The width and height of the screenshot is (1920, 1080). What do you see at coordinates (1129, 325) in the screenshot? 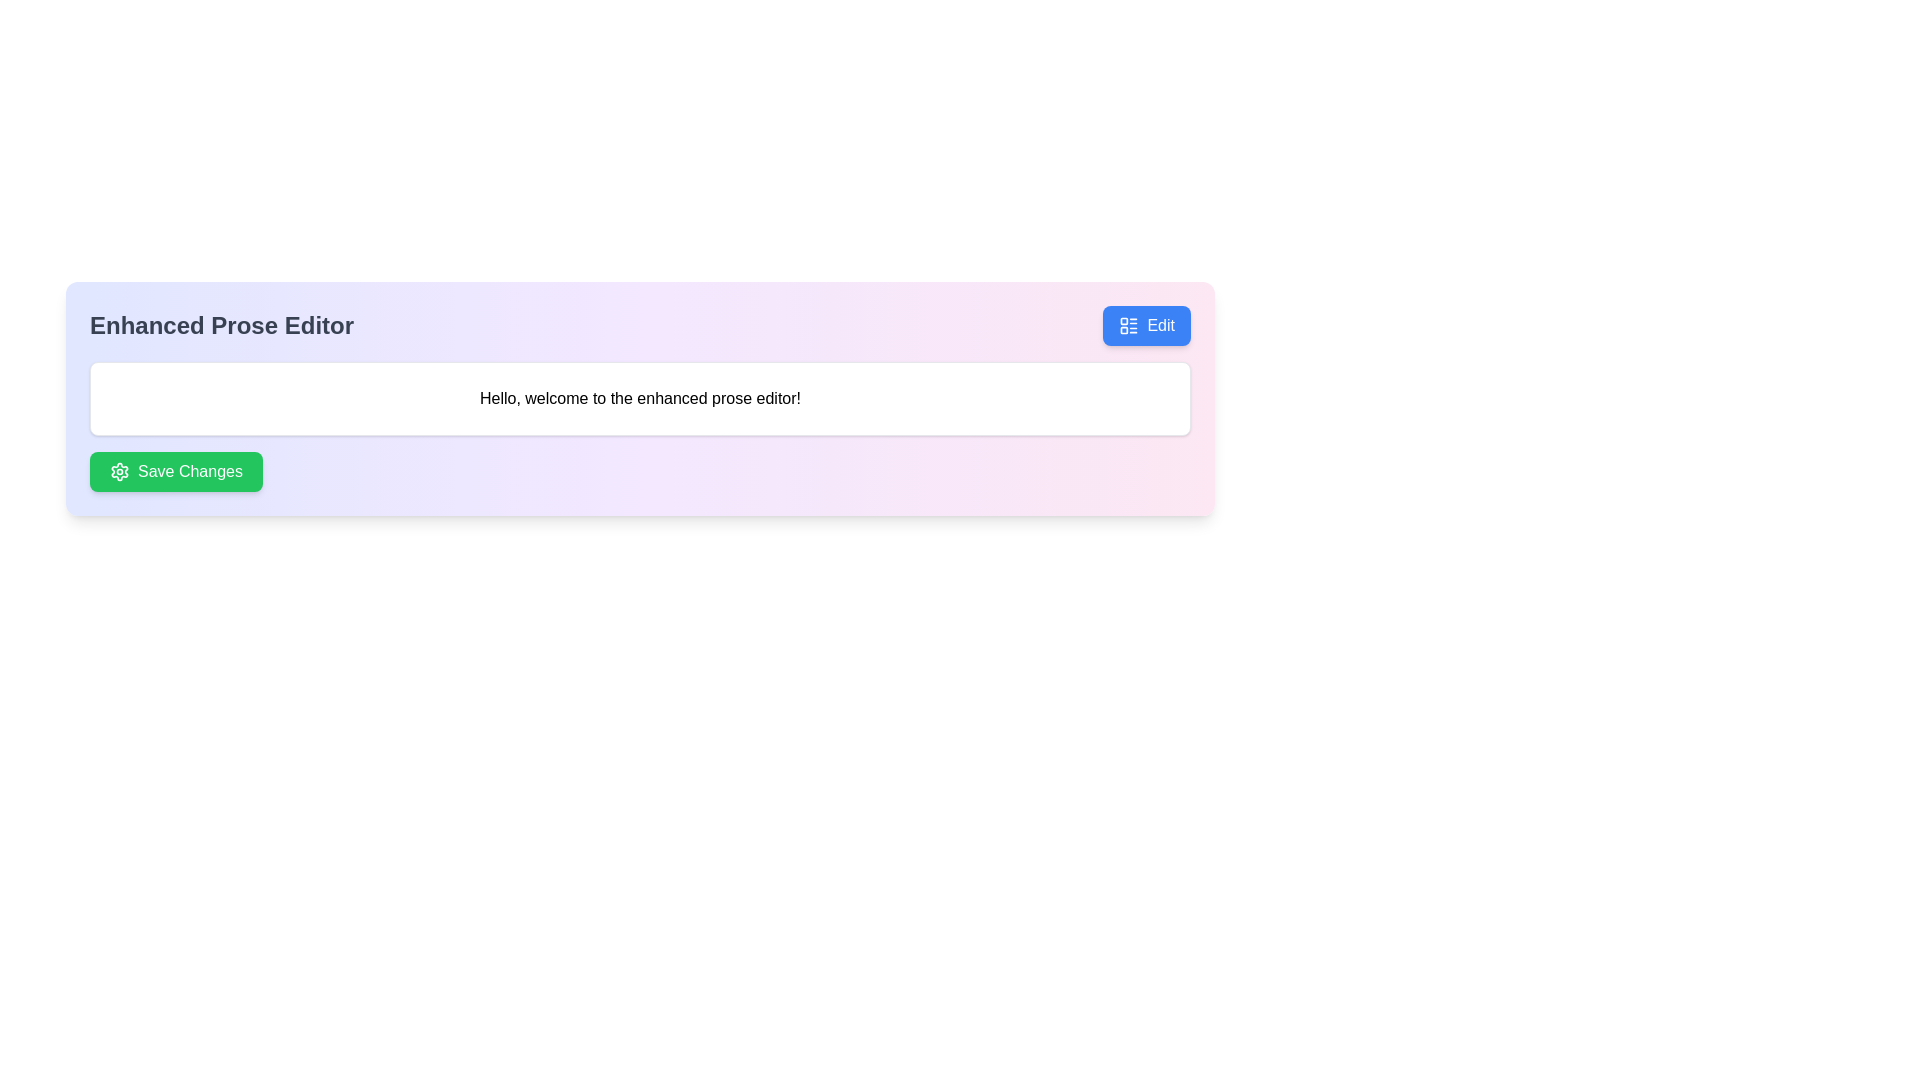
I see `the 'Edit' button located at the top-right corner of the 'Enhanced Prose Editor' panel, which contains an icon styled with lines representing a list layout` at bounding box center [1129, 325].